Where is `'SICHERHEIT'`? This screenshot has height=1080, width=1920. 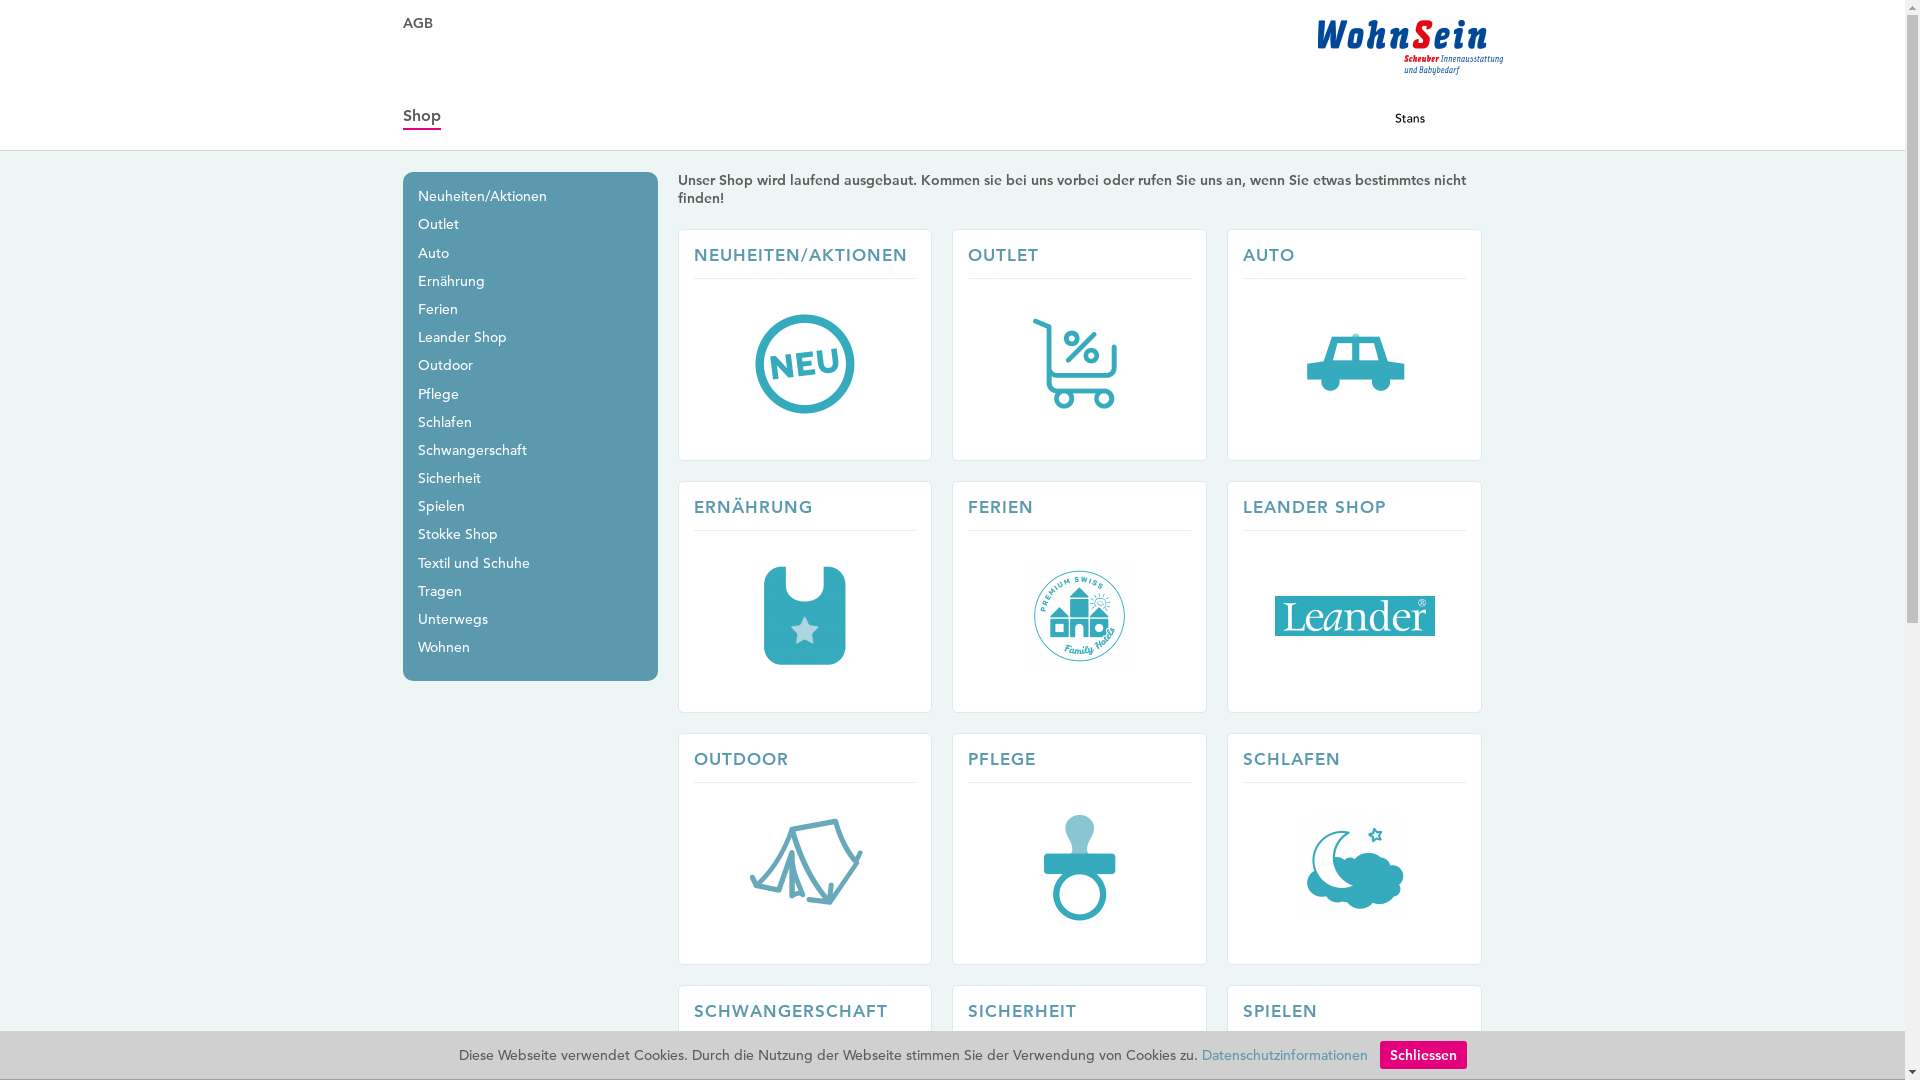
'SICHERHEIT' is located at coordinates (1022, 1010).